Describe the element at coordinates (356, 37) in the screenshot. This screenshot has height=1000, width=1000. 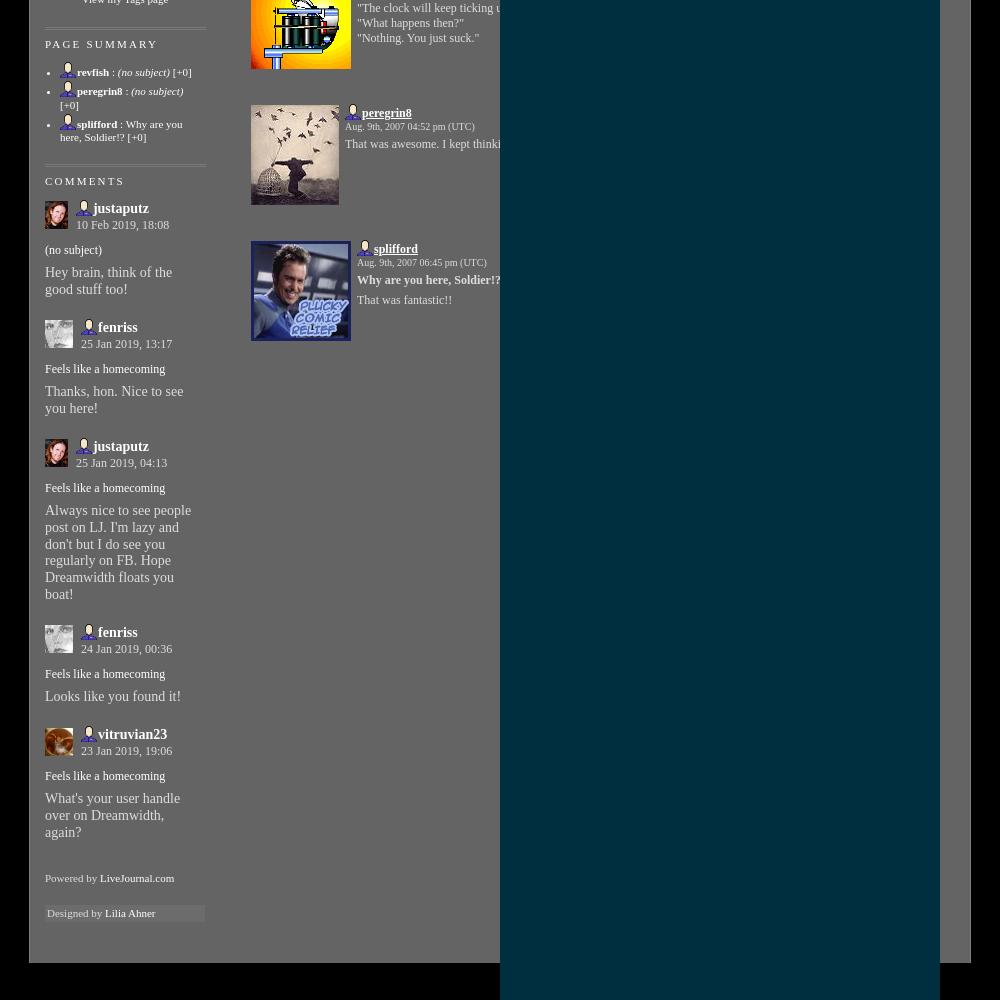
I see `'"Nothing.  You just suck."'` at that location.